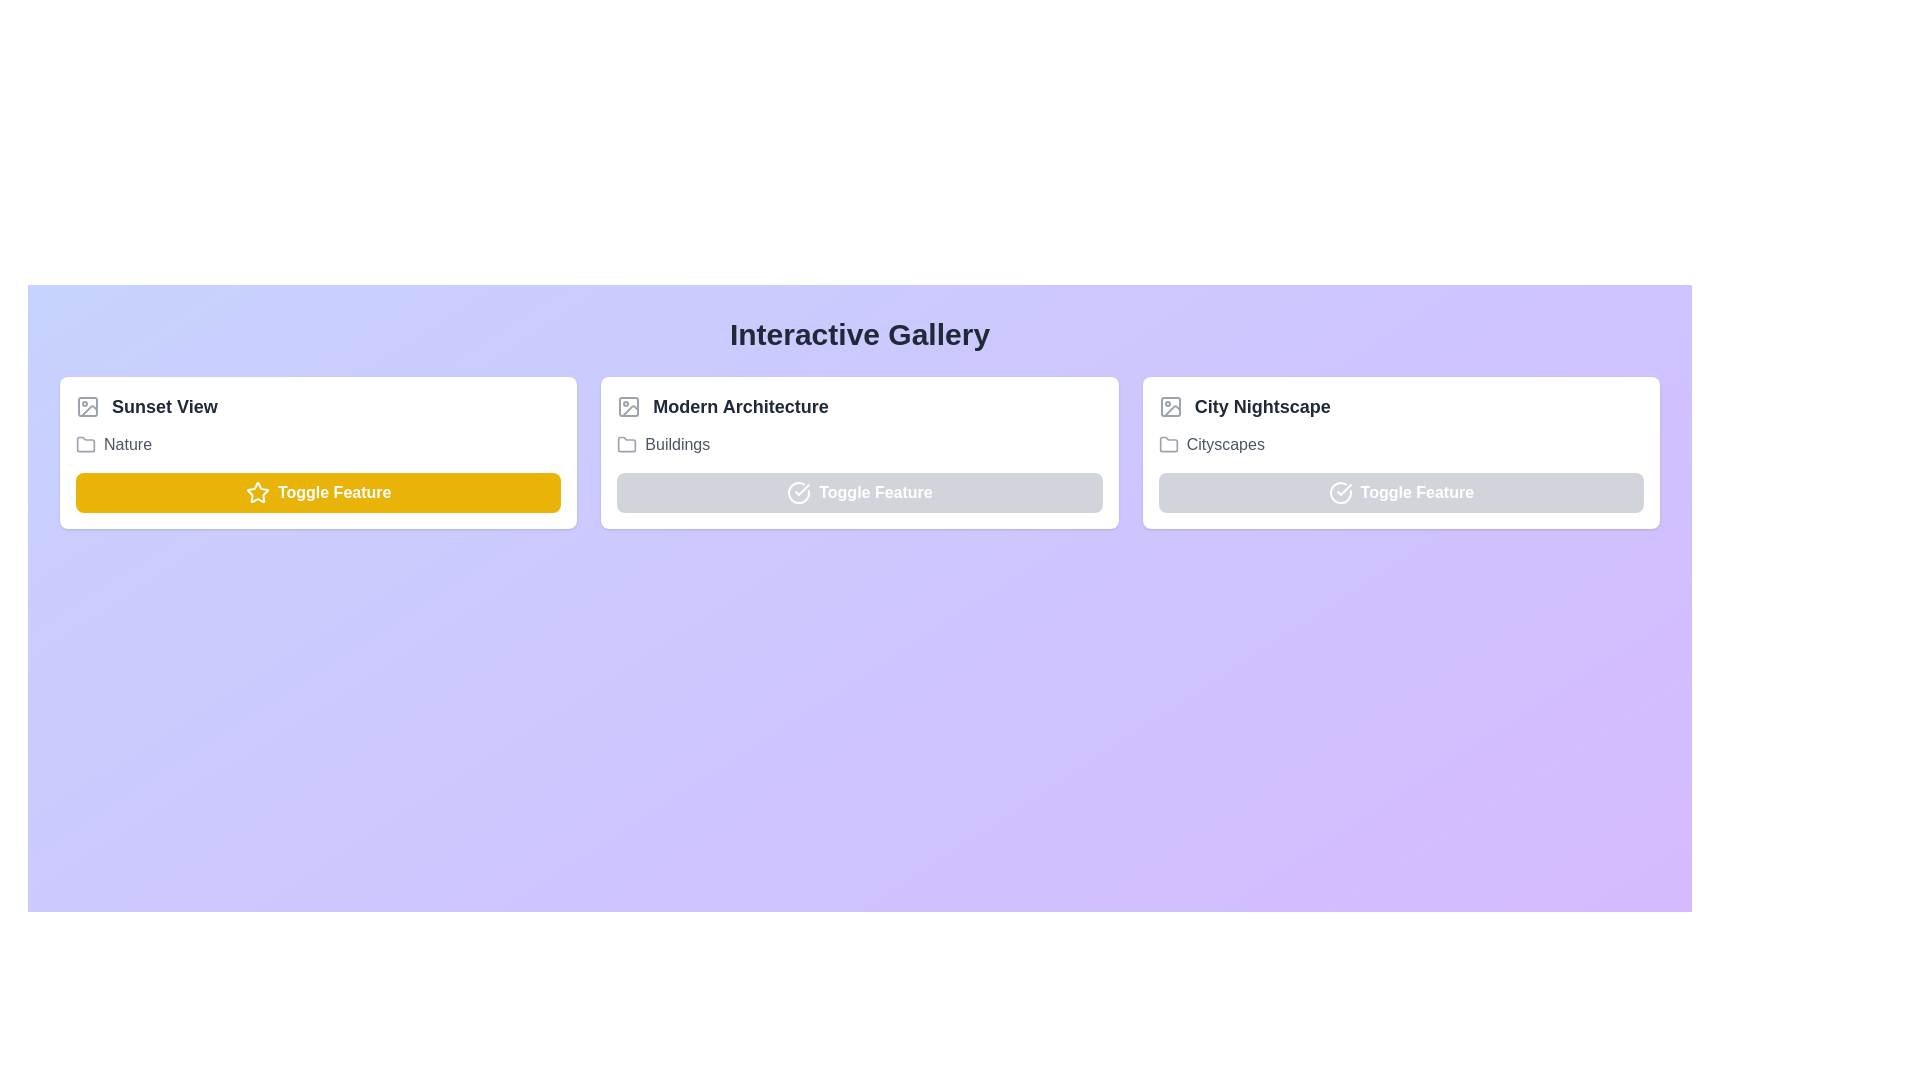 The height and width of the screenshot is (1080, 1920). I want to click on the button located at the bottom of the 'City Nightscape' card on the right within the row of cards in the 'Interactive Gallery' section, so click(1400, 493).